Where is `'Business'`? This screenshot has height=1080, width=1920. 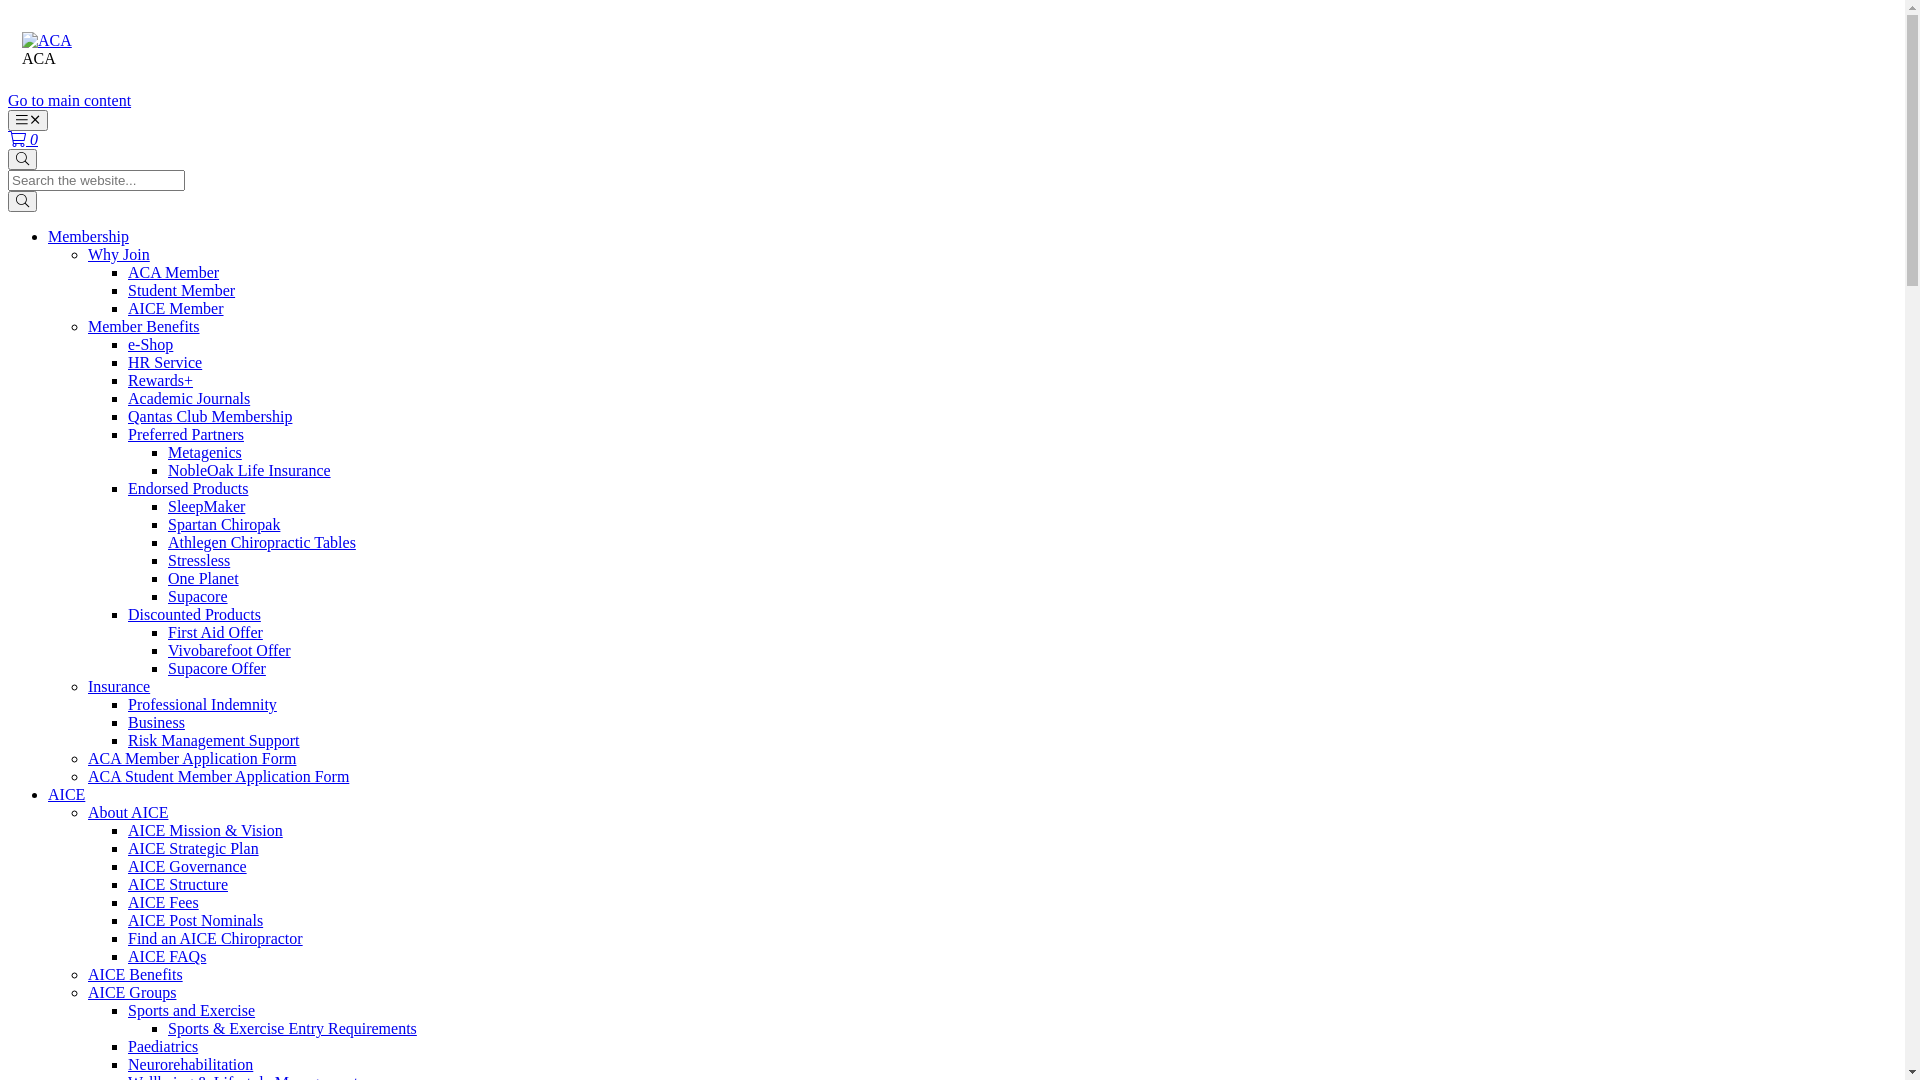 'Business' is located at coordinates (127, 722).